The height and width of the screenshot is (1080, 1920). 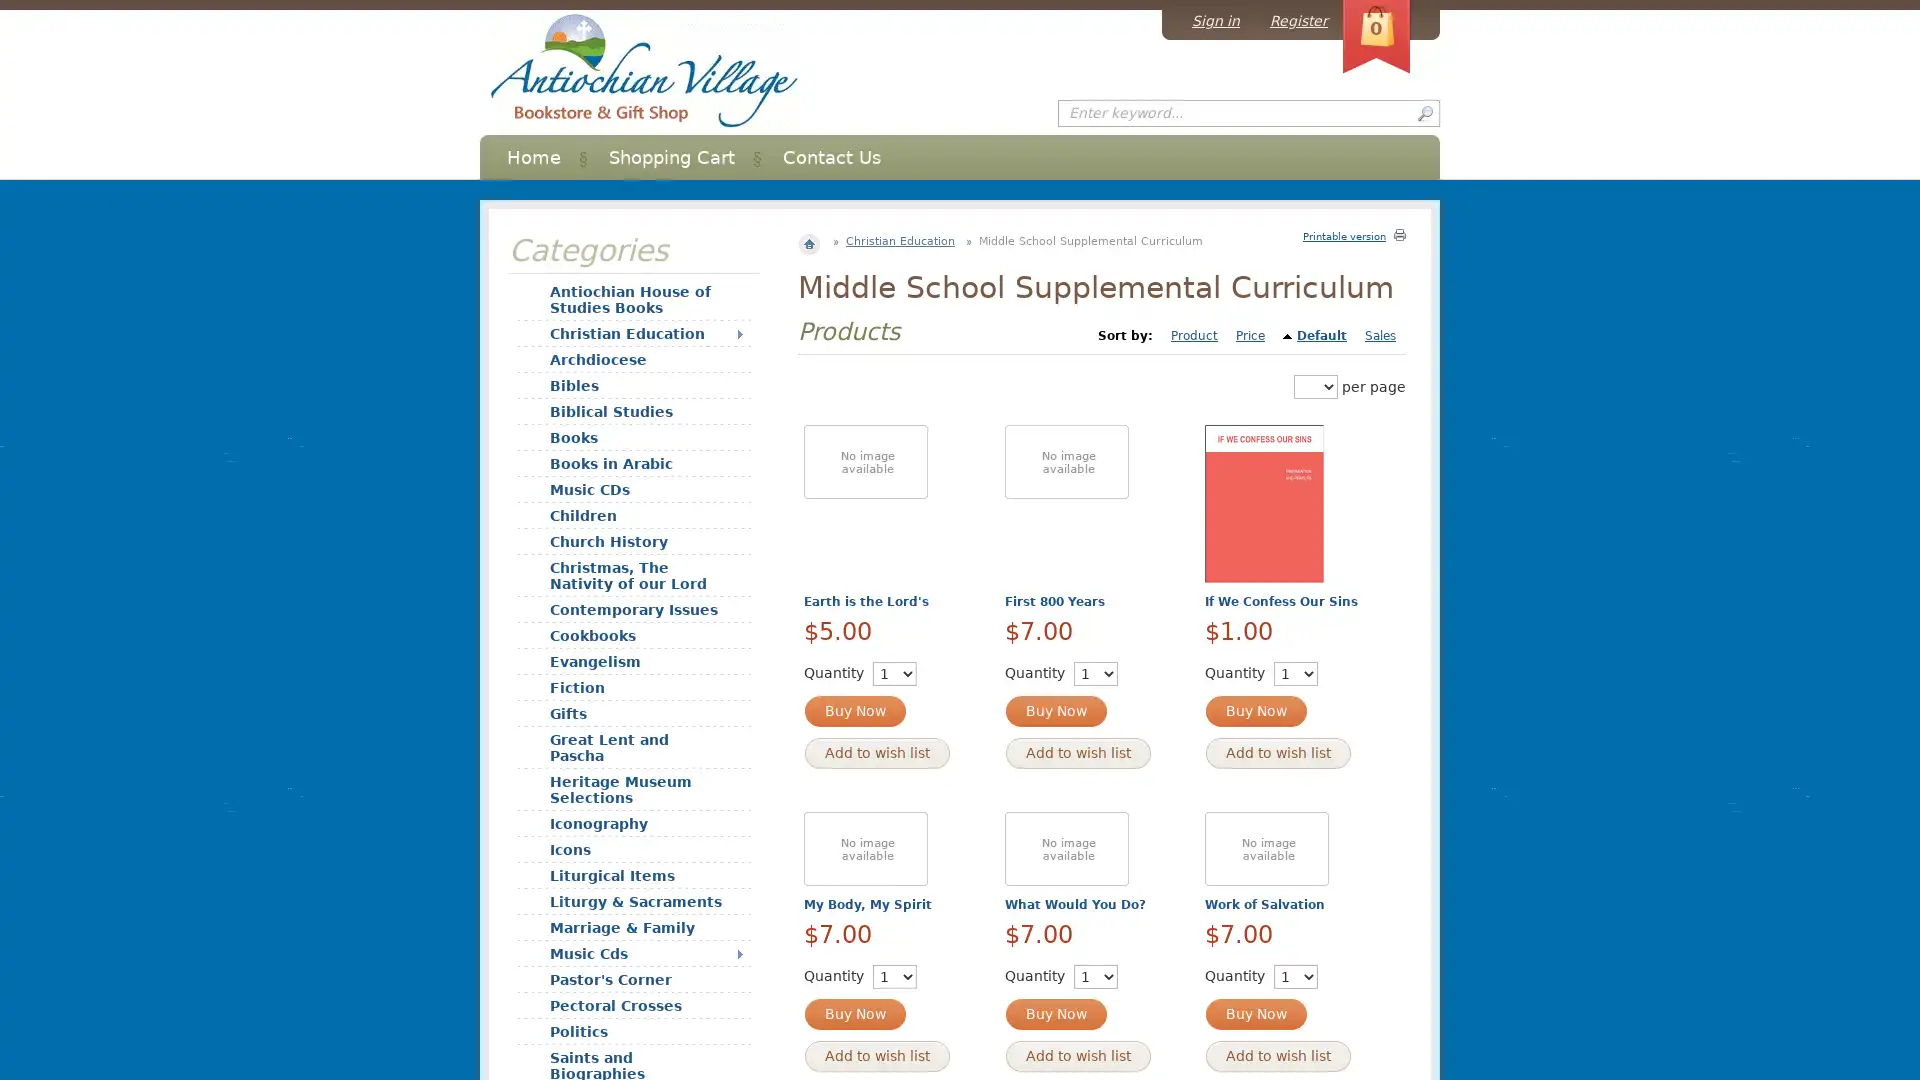 I want to click on Buy Now, so click(x=1255, y=1014).